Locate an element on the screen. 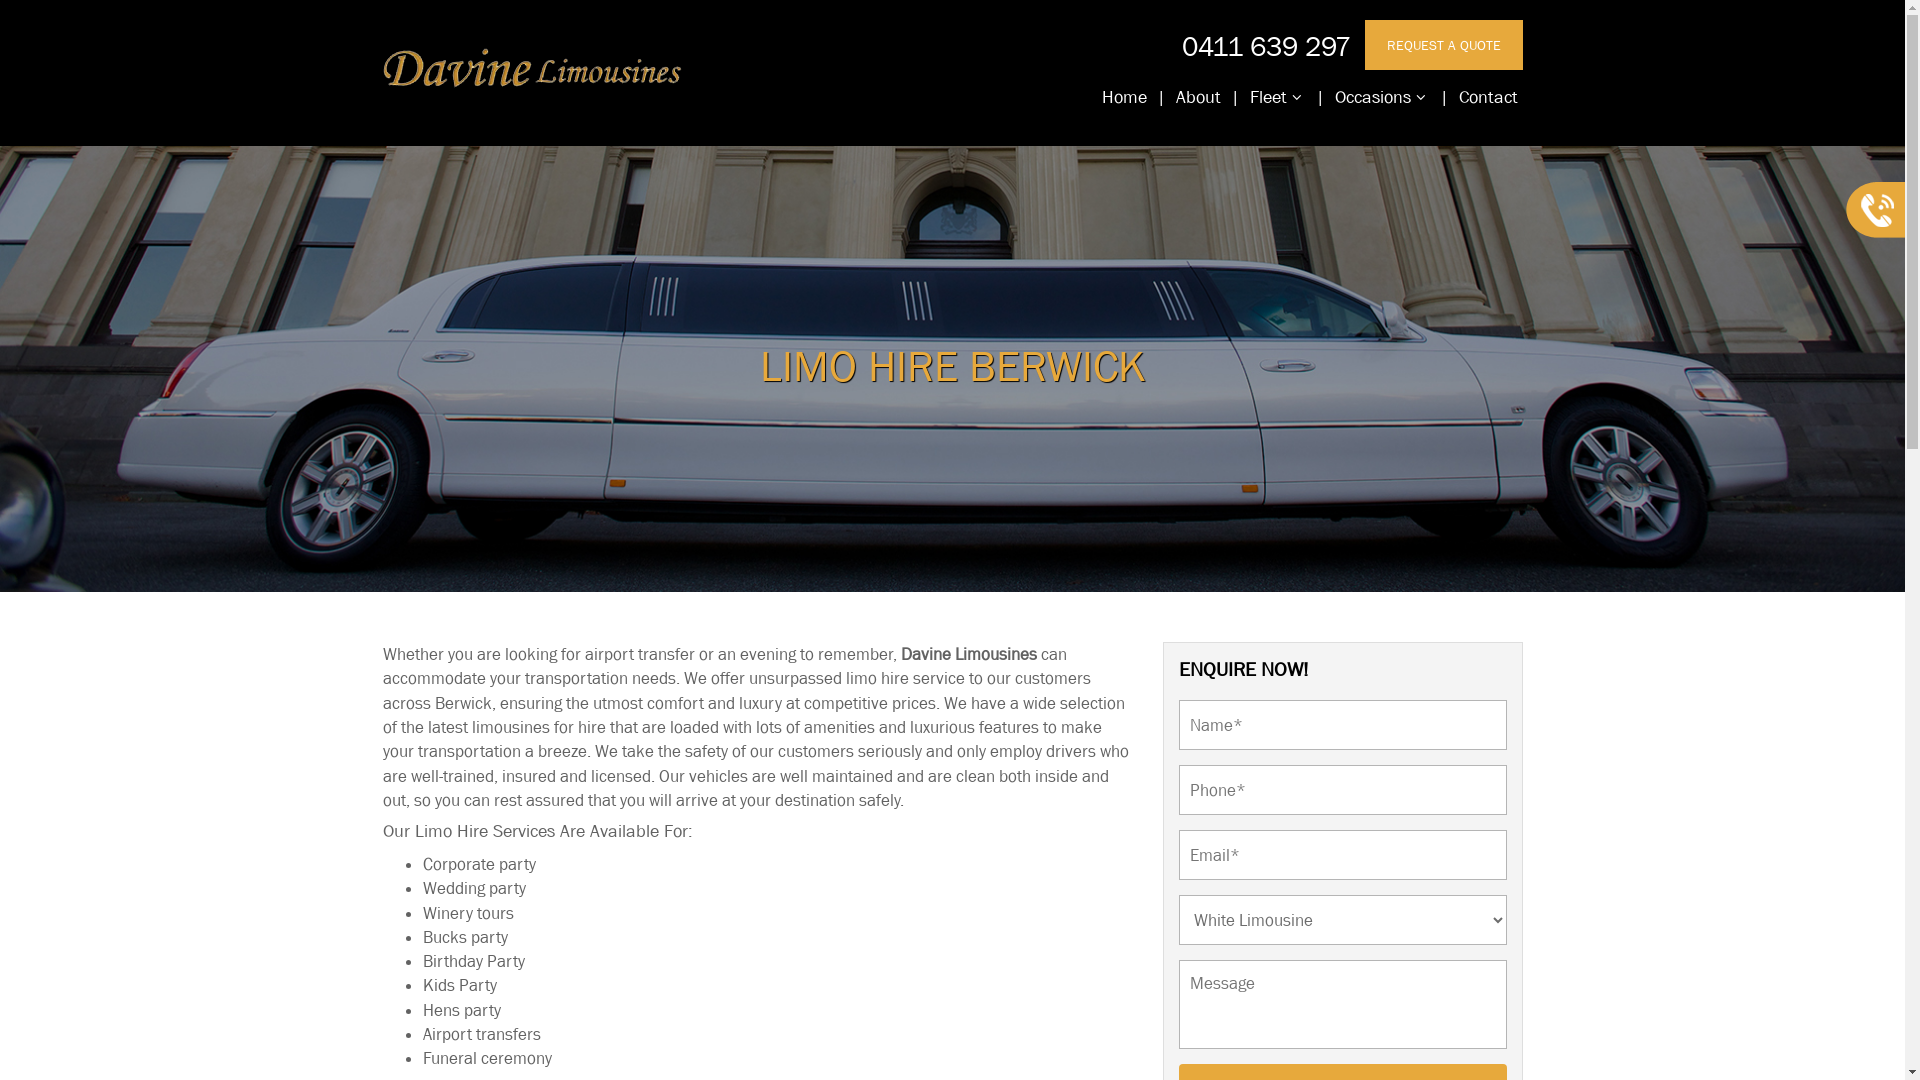  '0411 639 297' is located at coordinates (1181, 45).